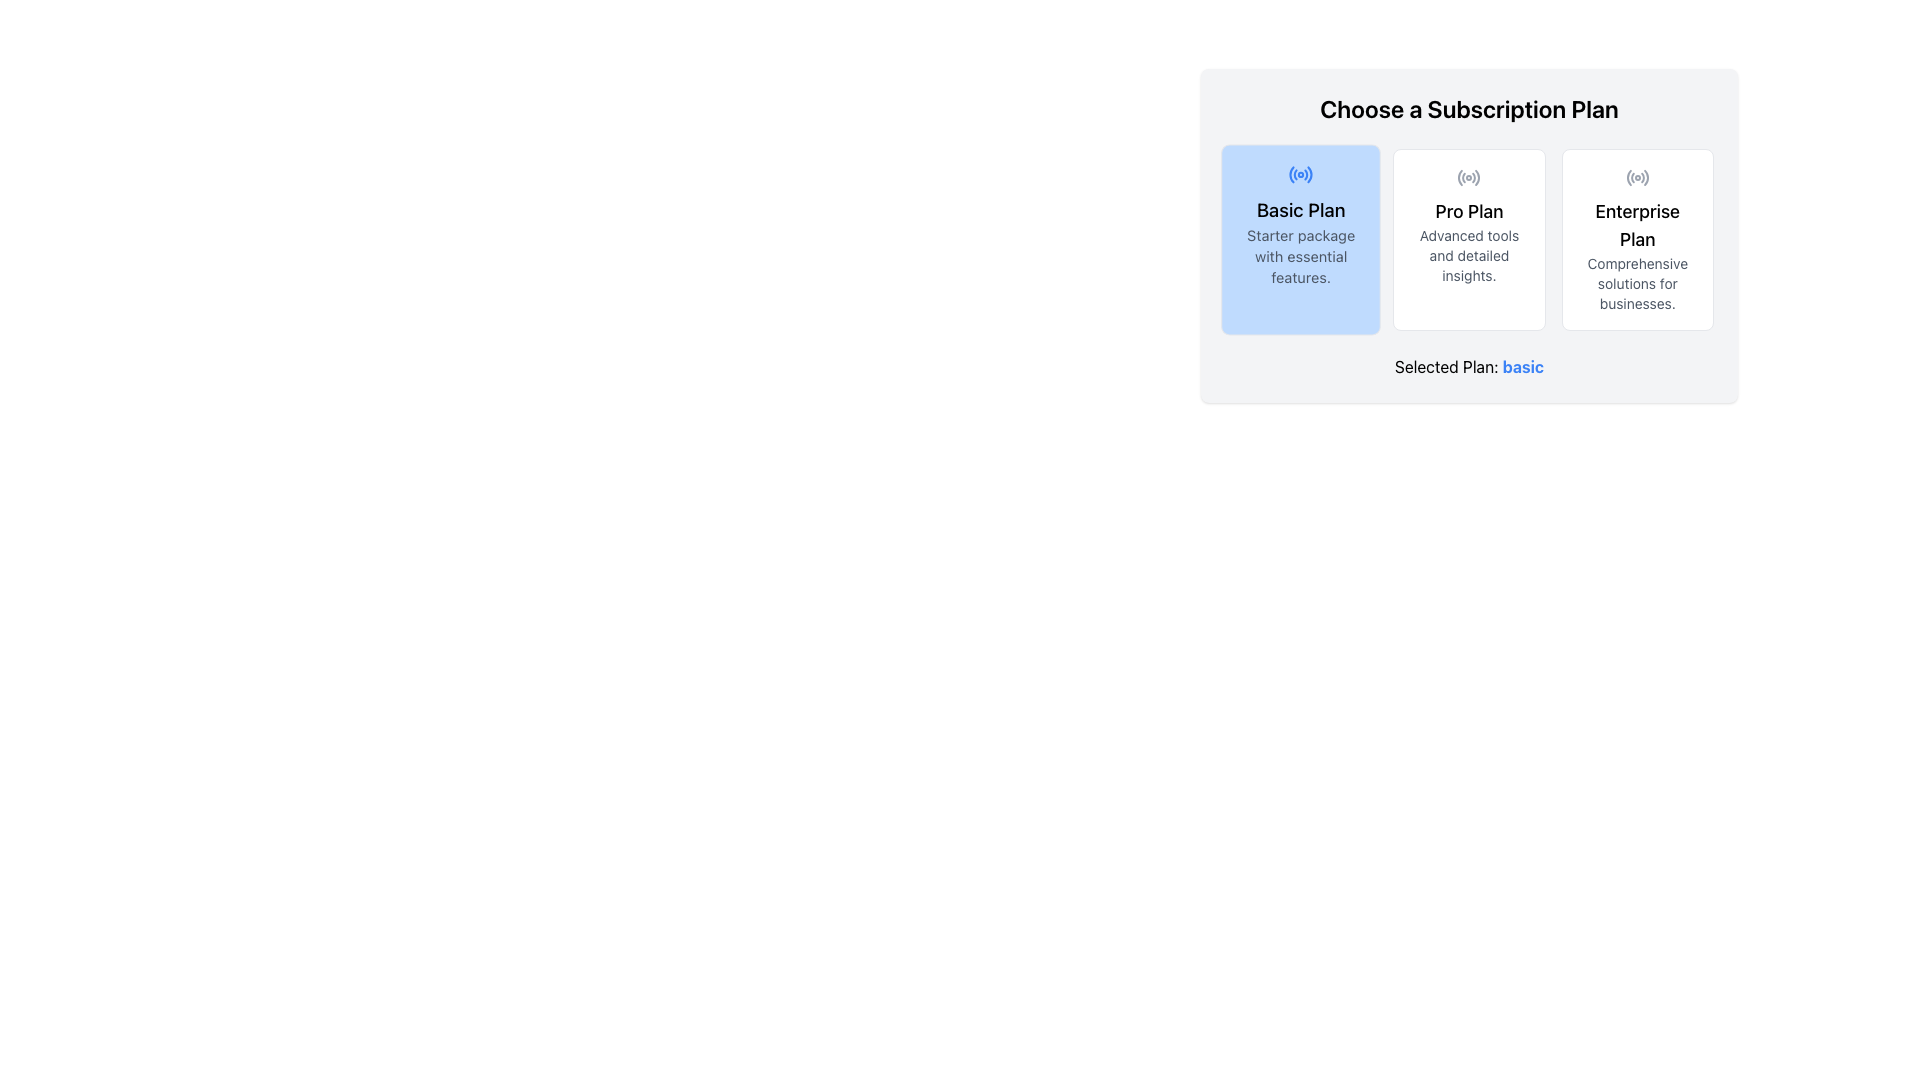 The image size is (1920, 1080). Describe the element at coordinates (1469, 366) in the screenshot. I see `the text label that displays 'Selected Plan: basic', which is located at the bottom of the subscription selection panel, uniquely positioned below the plan cards` at that location.